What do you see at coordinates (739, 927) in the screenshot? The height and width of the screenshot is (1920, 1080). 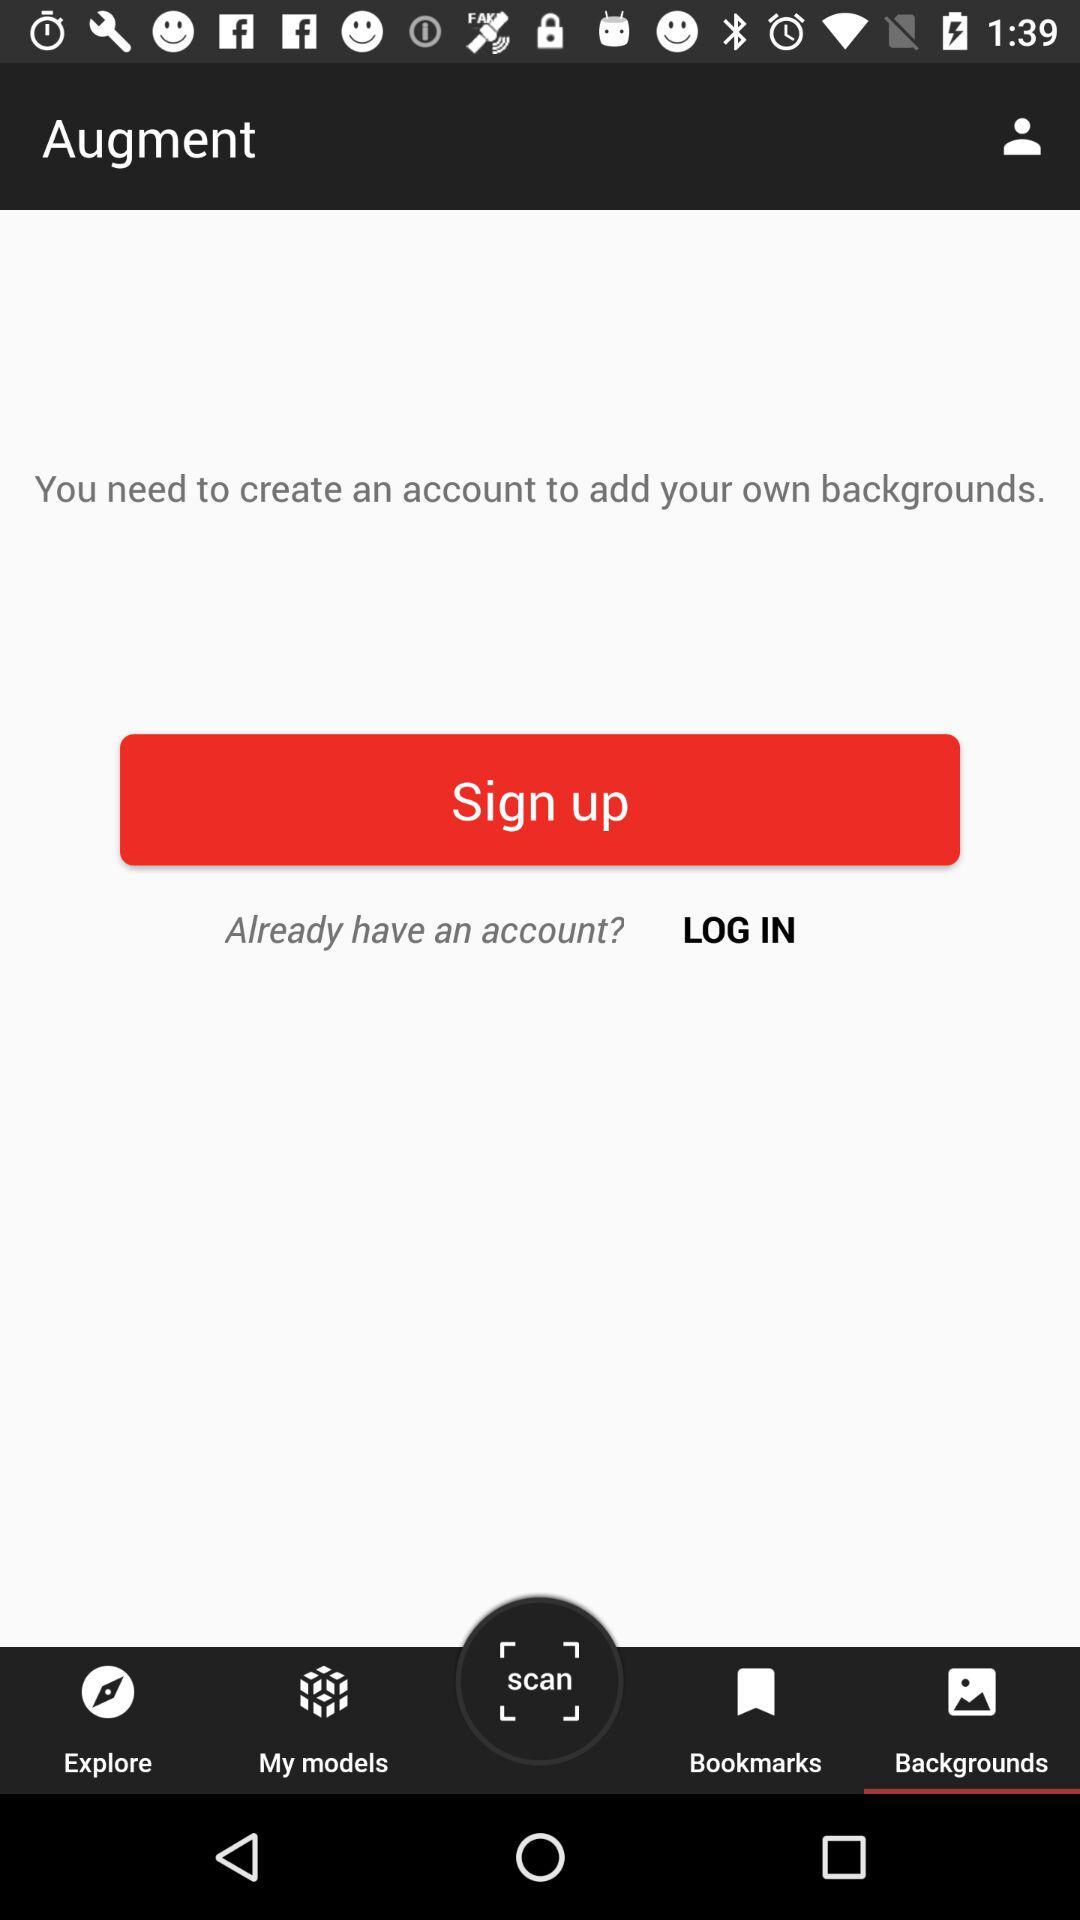 I see `log in item` at bounding box center [739, 927].